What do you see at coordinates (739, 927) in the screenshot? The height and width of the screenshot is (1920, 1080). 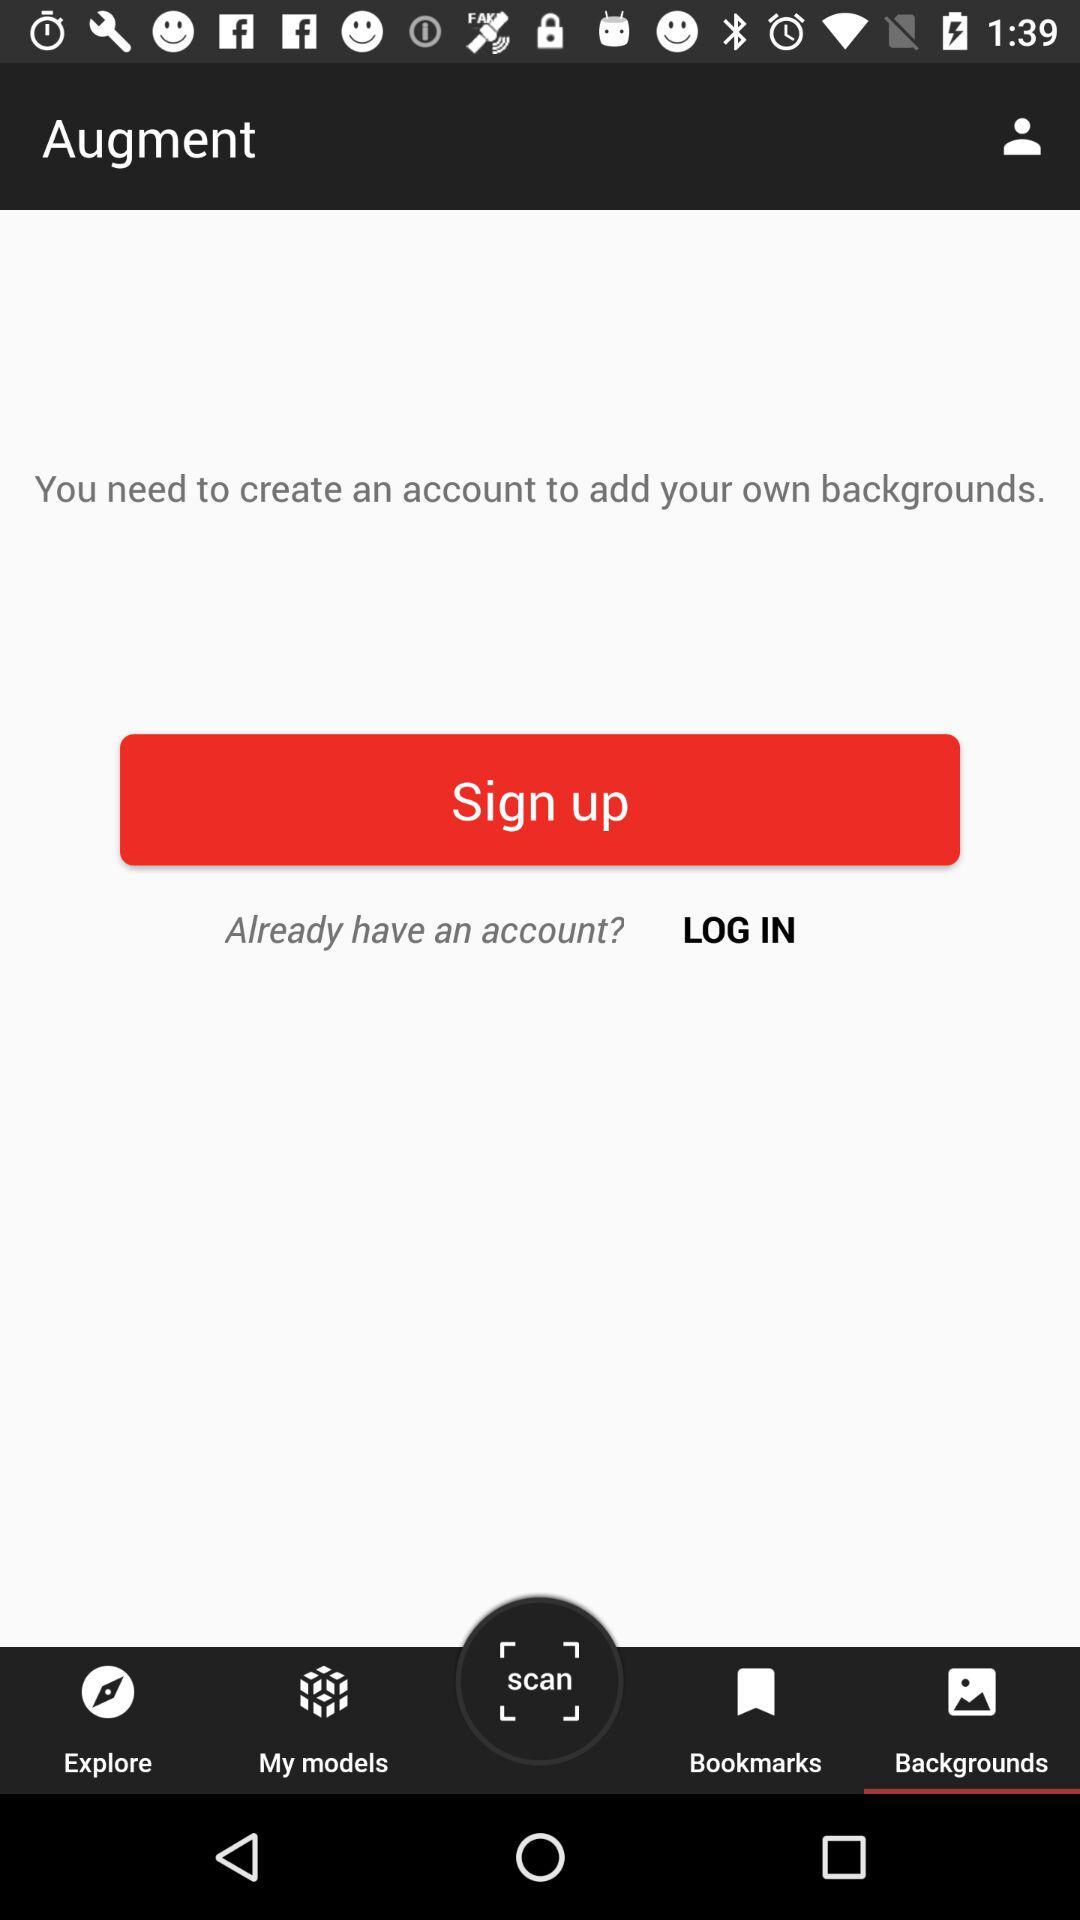 I see `log in item` at bounding box center [739, 927].